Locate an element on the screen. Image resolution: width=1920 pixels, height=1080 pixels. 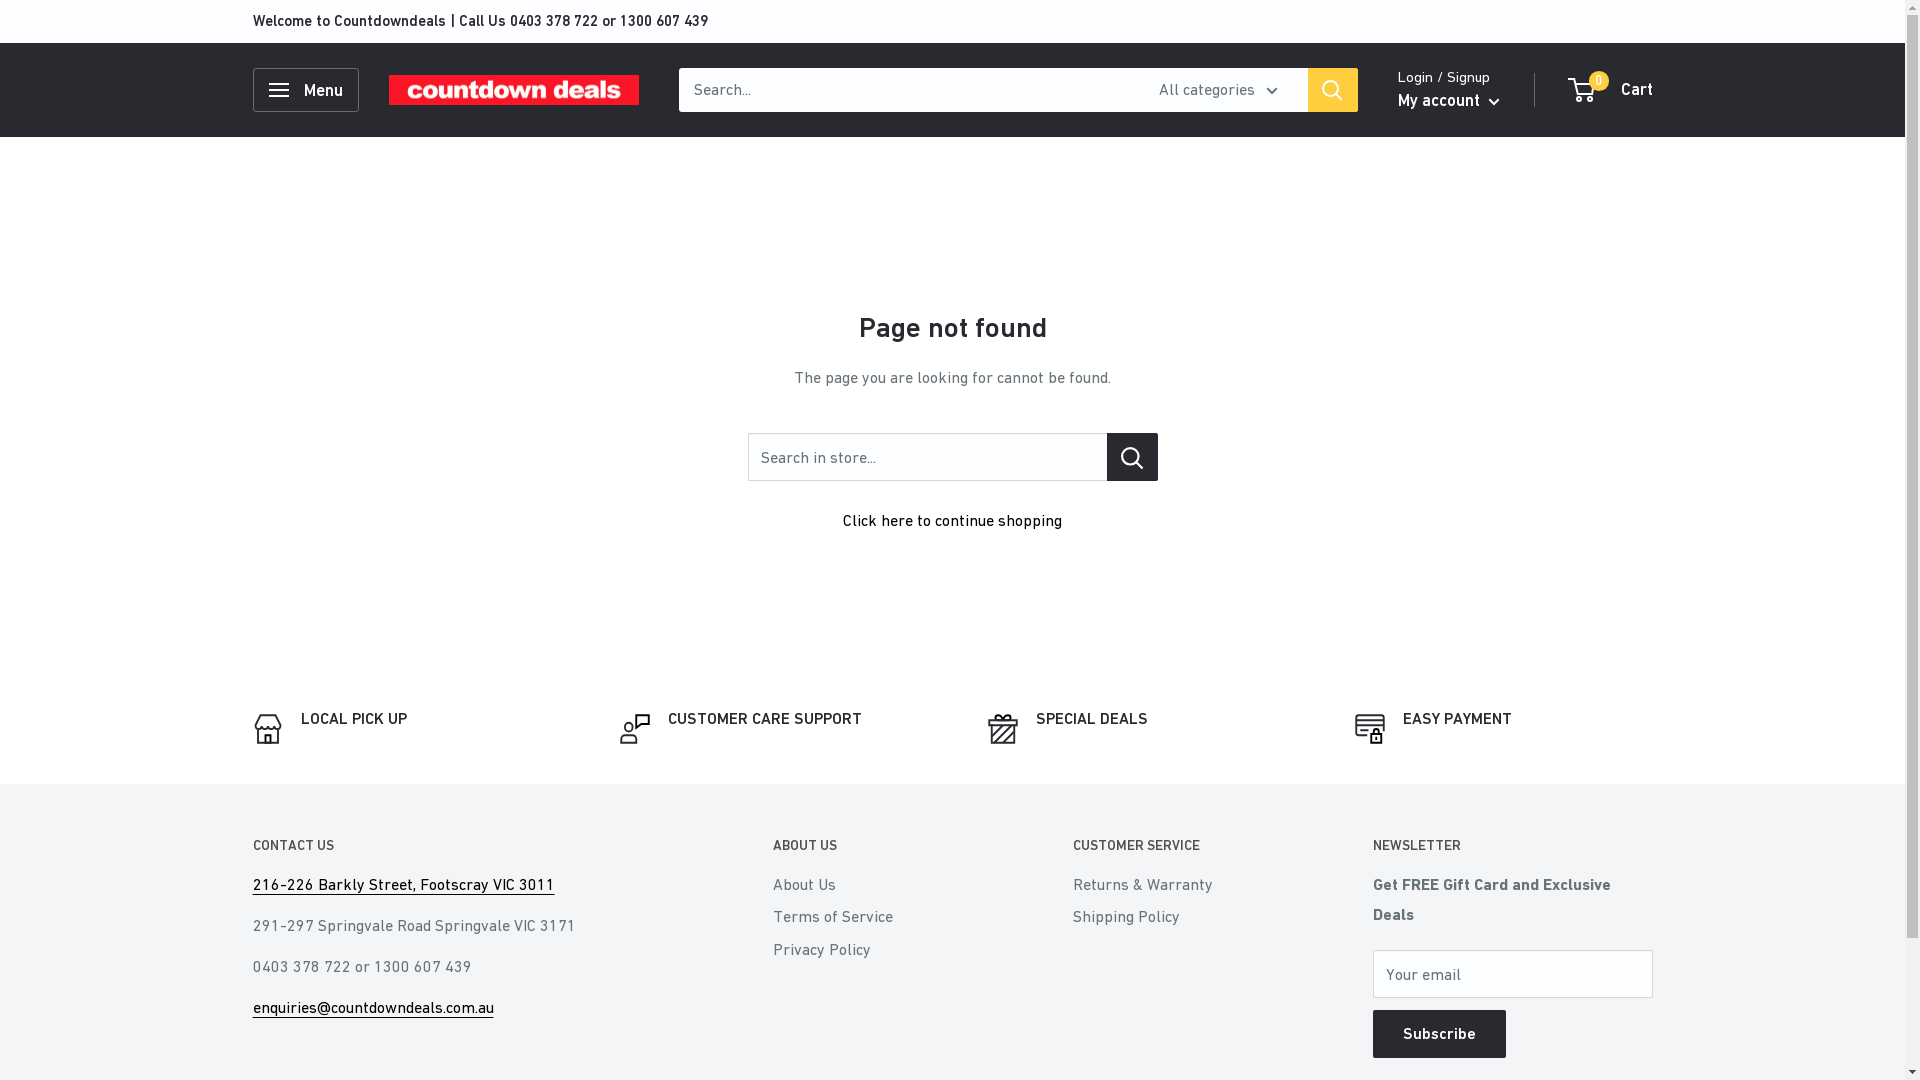
'Menu' is located at coordinates (251, 88).